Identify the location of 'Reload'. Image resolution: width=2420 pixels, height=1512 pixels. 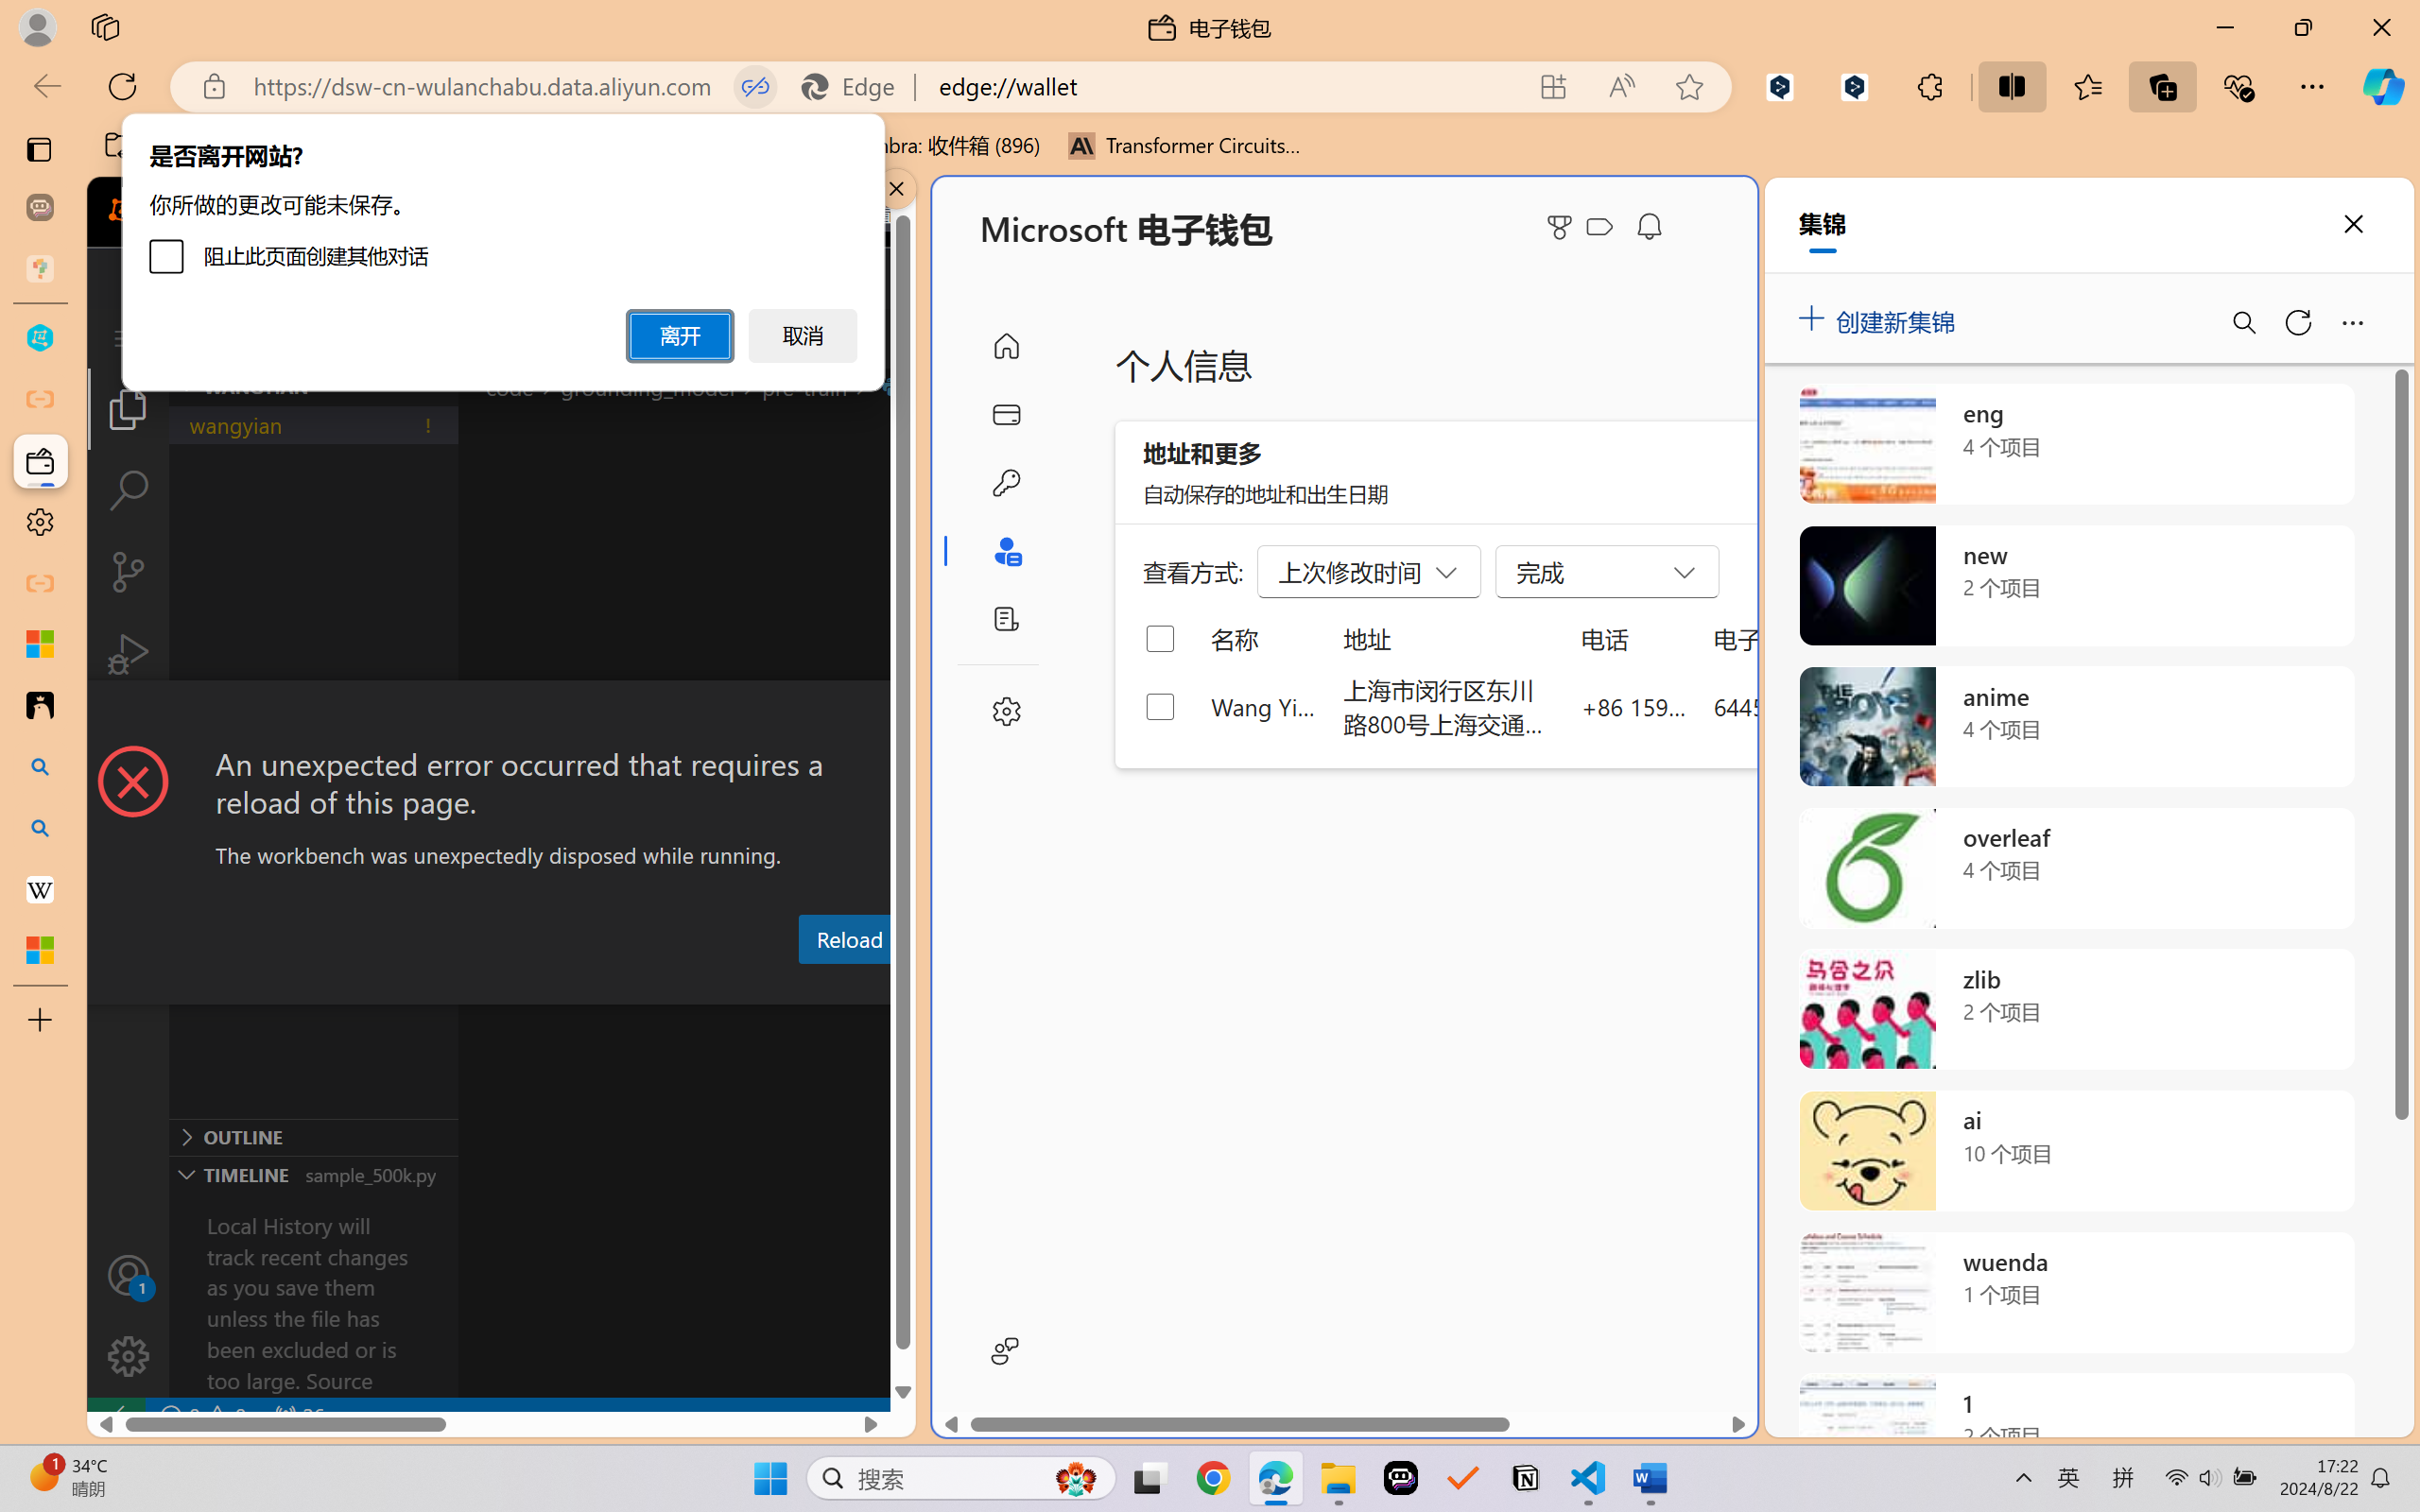
(847, 937).